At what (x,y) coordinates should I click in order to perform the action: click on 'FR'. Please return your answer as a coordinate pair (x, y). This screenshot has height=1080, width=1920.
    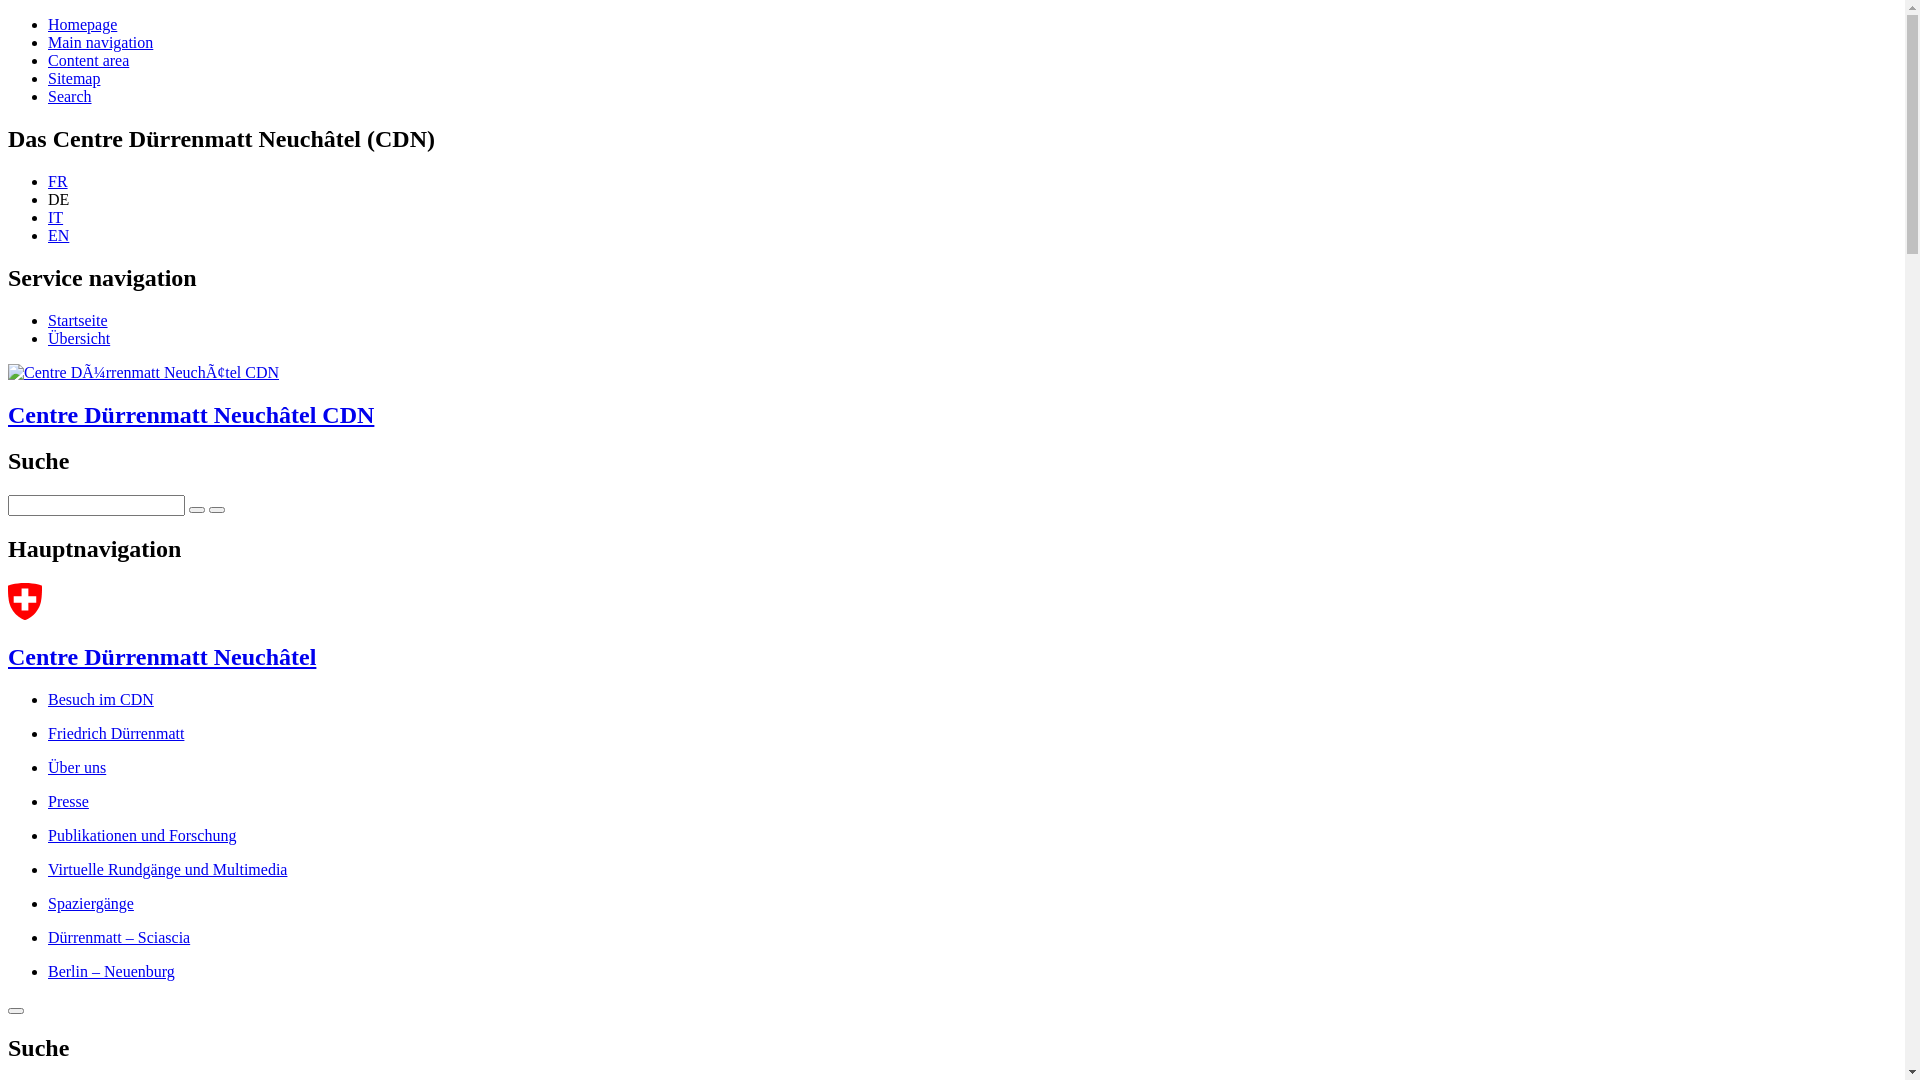
    Looking at the image, I should click on (57, 181).